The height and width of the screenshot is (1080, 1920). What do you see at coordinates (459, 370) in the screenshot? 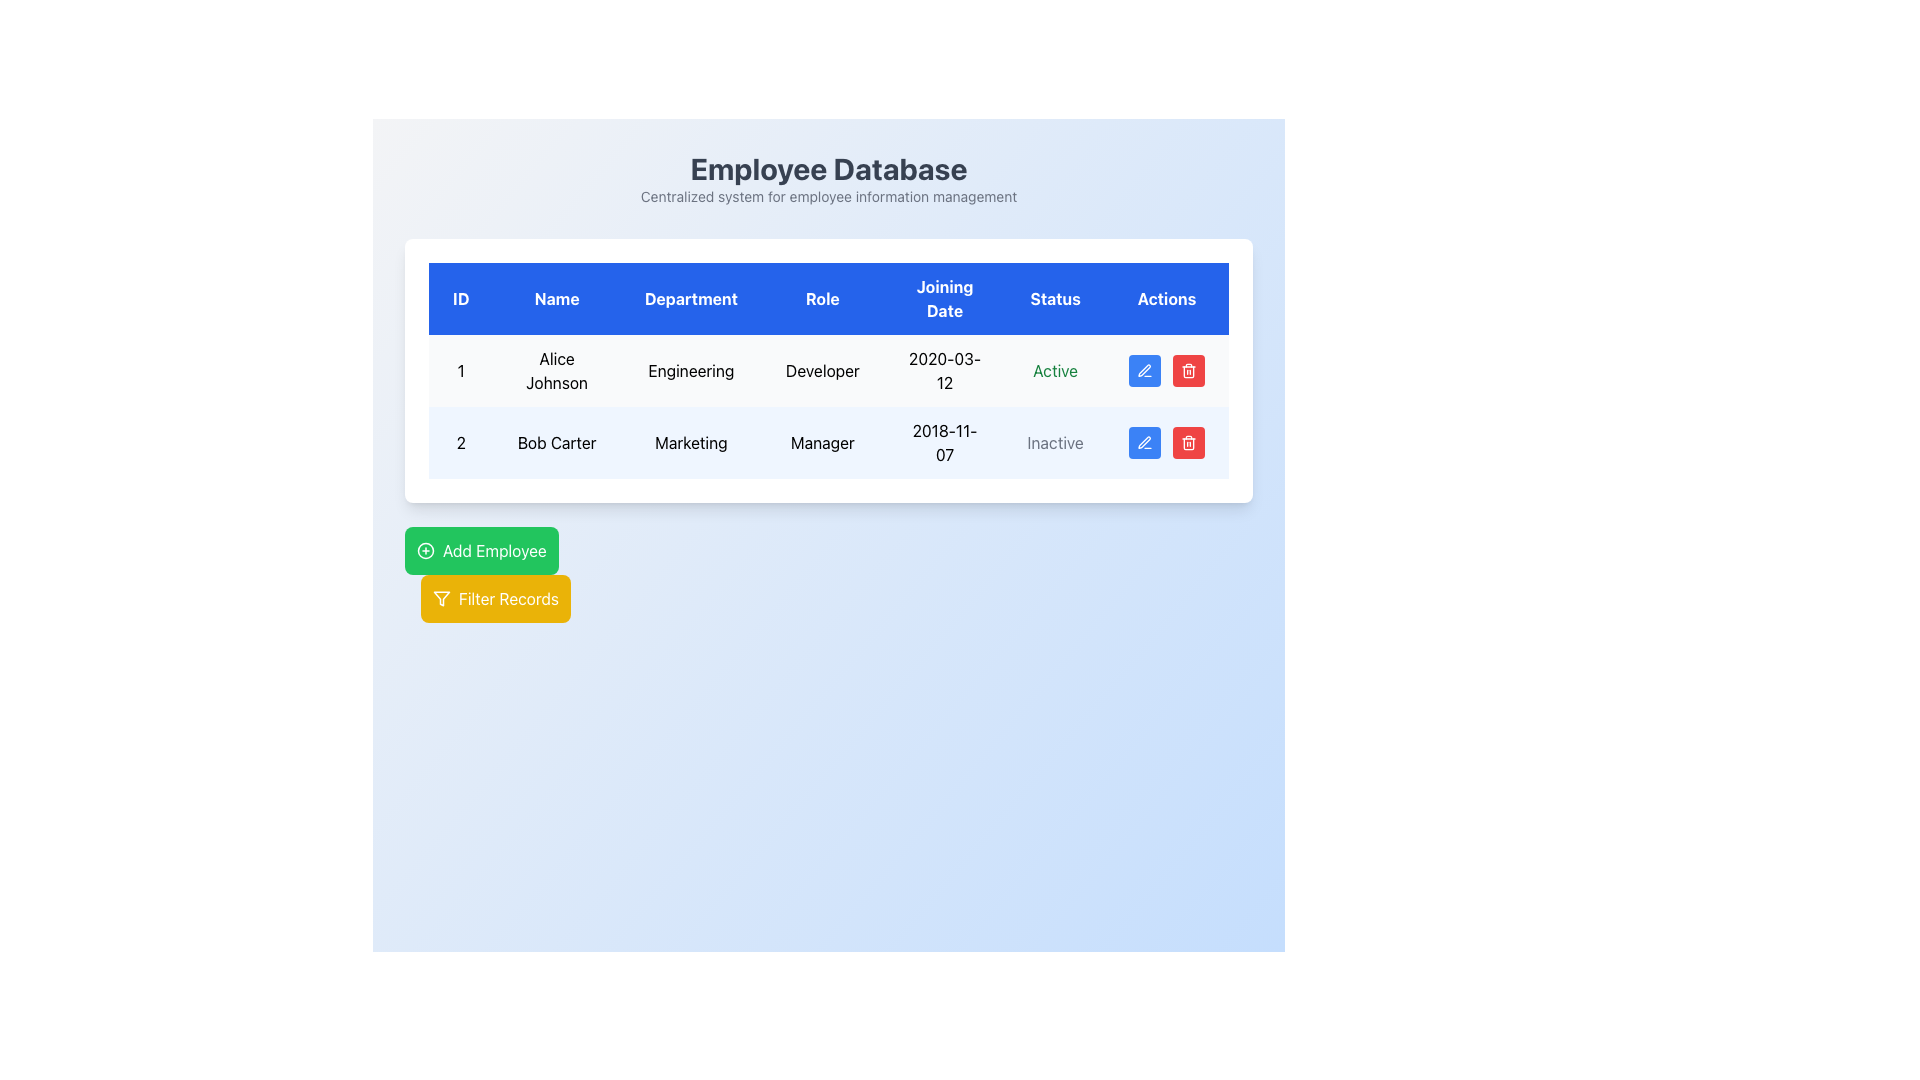
I see `the unique identifier in the first column of the first row of the data table, located beneath the 'ID' header, for reference or selection` at bounding box center [459, 370].